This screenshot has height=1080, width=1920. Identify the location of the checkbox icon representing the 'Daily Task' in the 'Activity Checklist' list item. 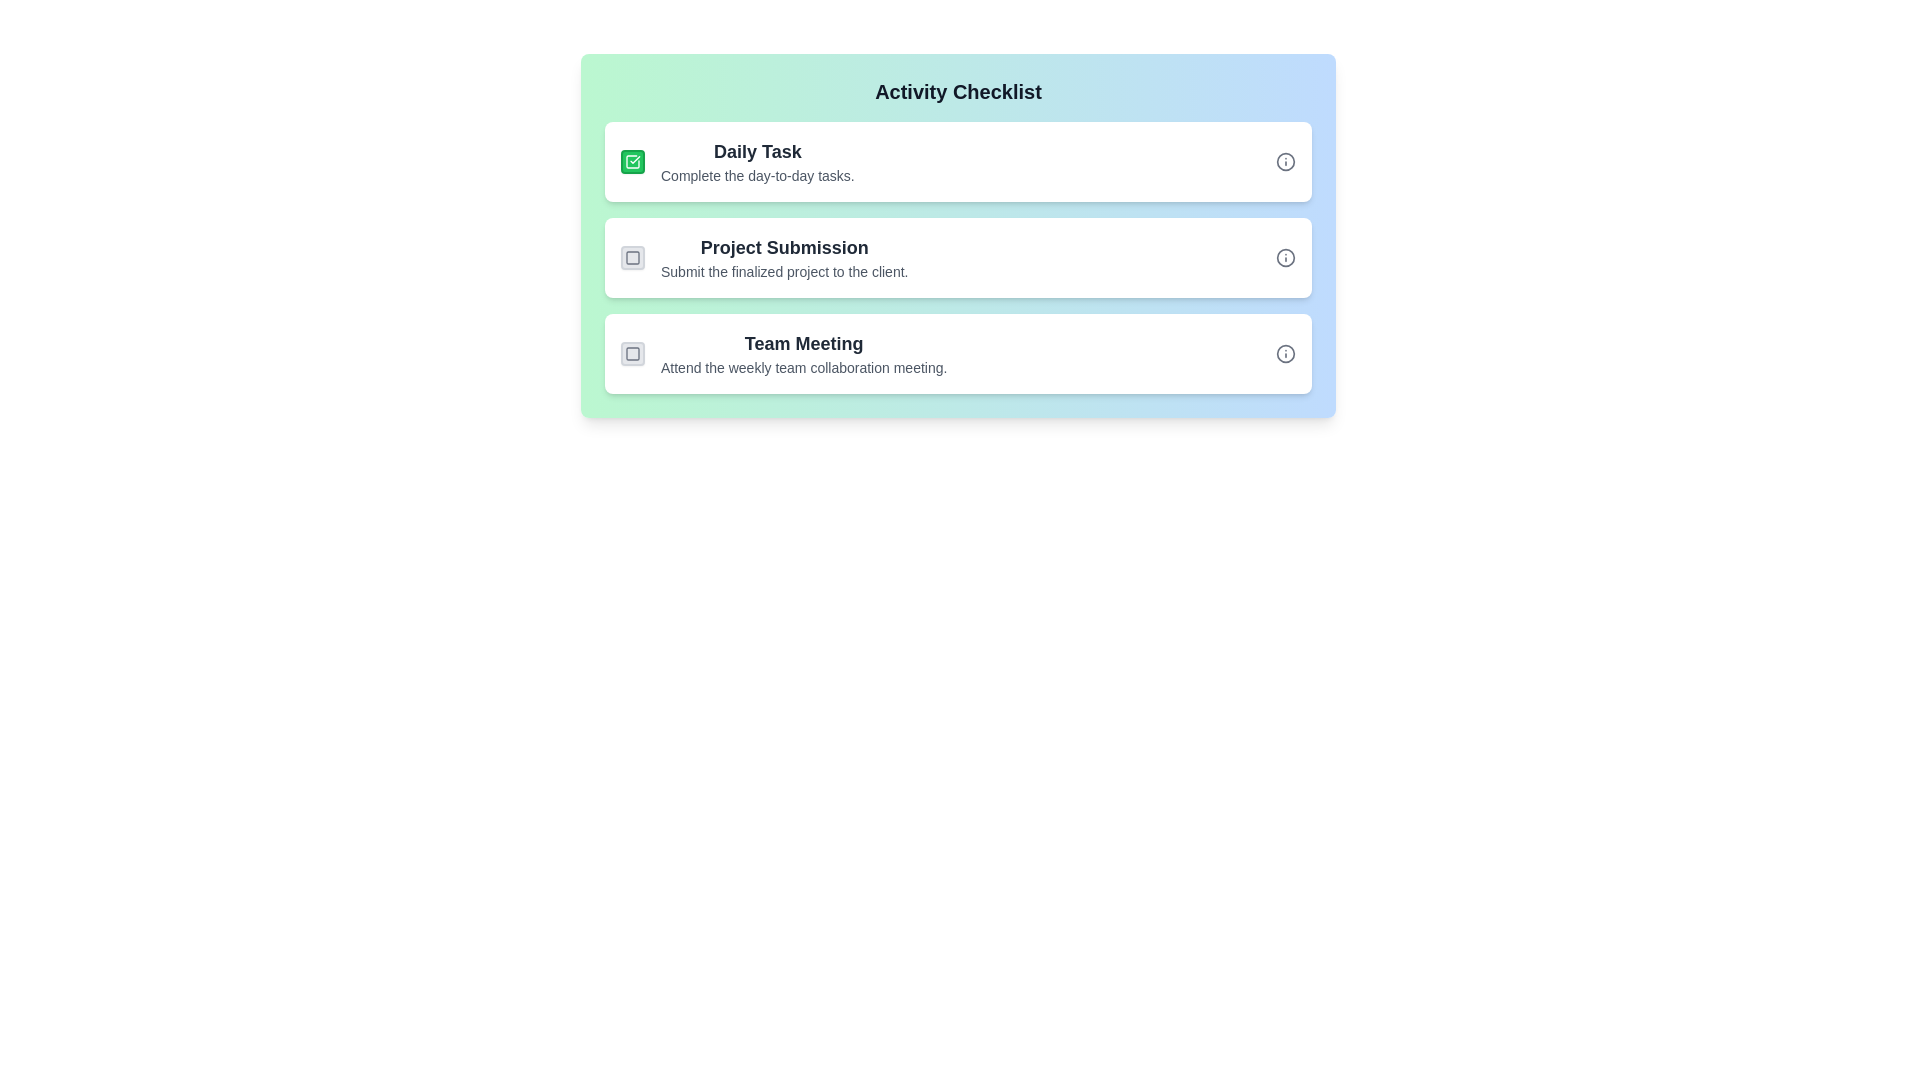
(632, 161).